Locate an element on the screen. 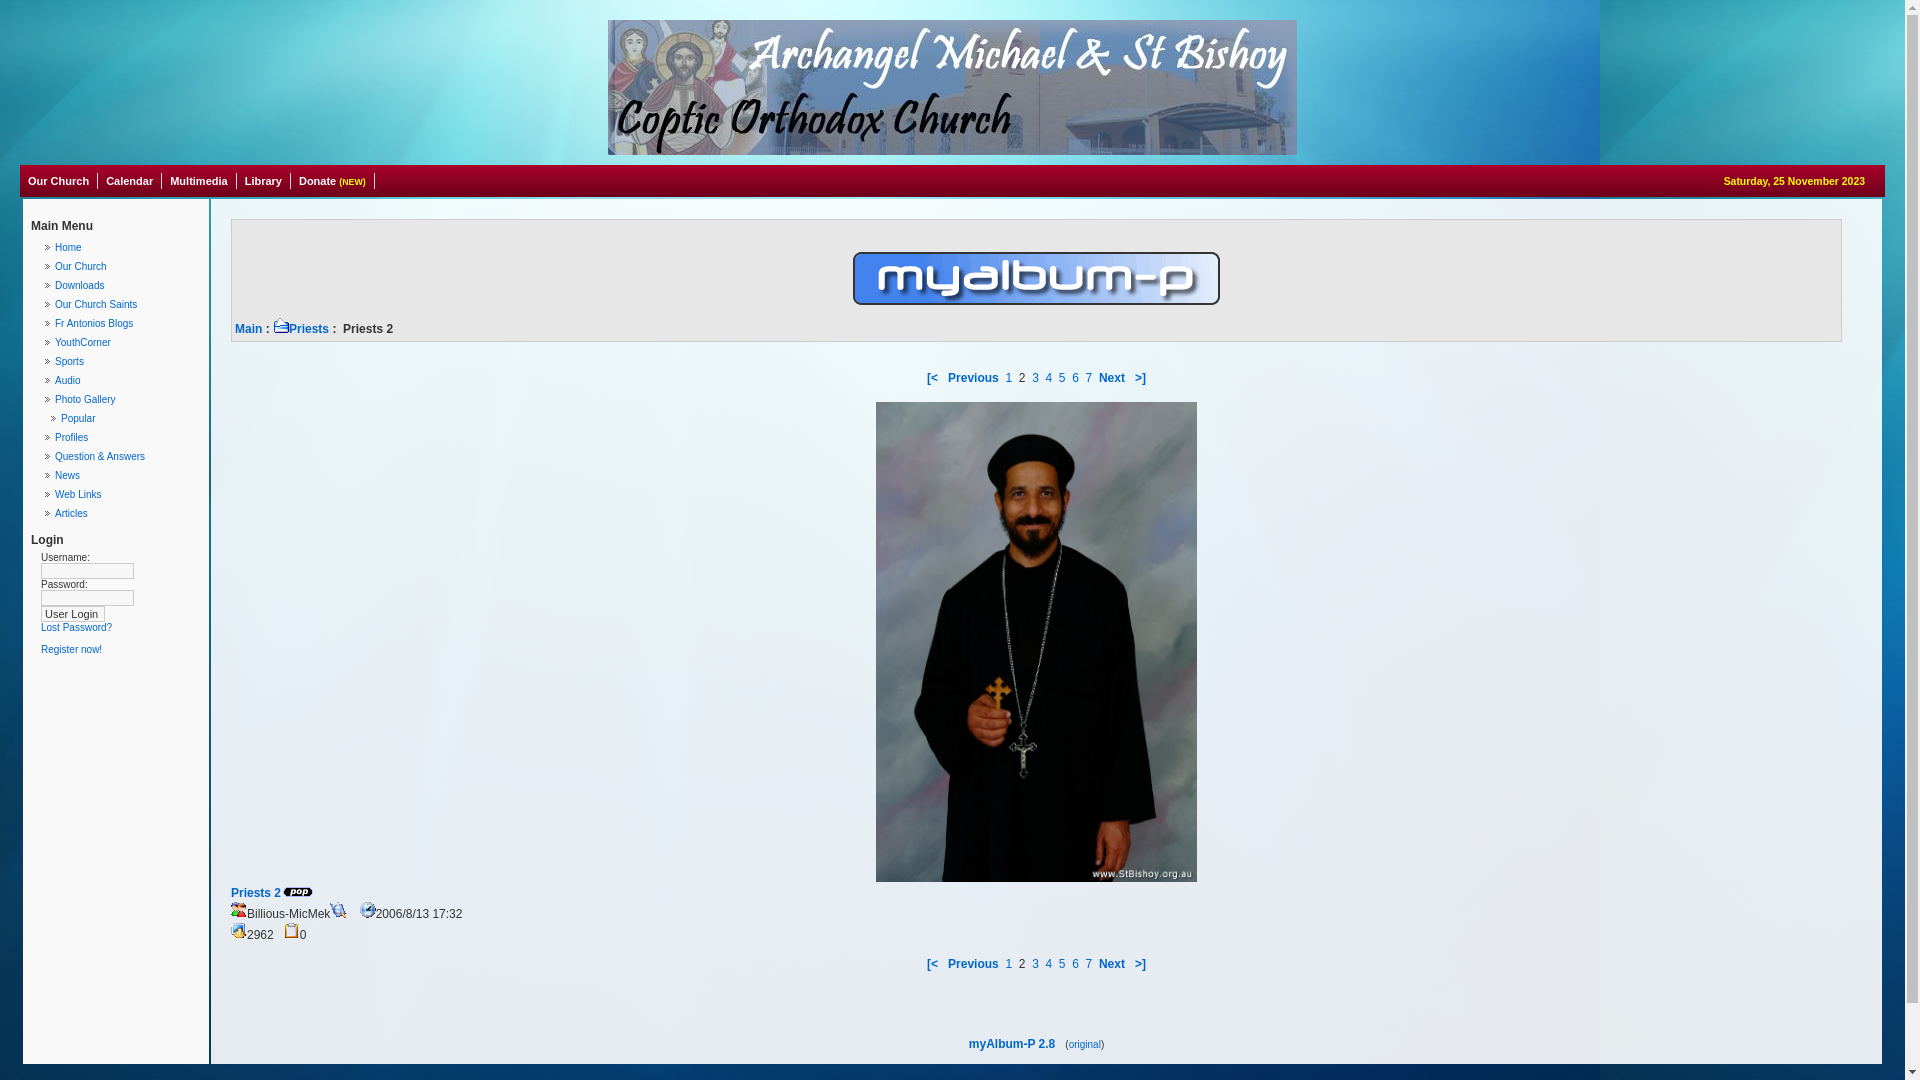 This screenshot has height=1080, width=1920. 'Donate (NEW)' is located at coordinates (332, 181).